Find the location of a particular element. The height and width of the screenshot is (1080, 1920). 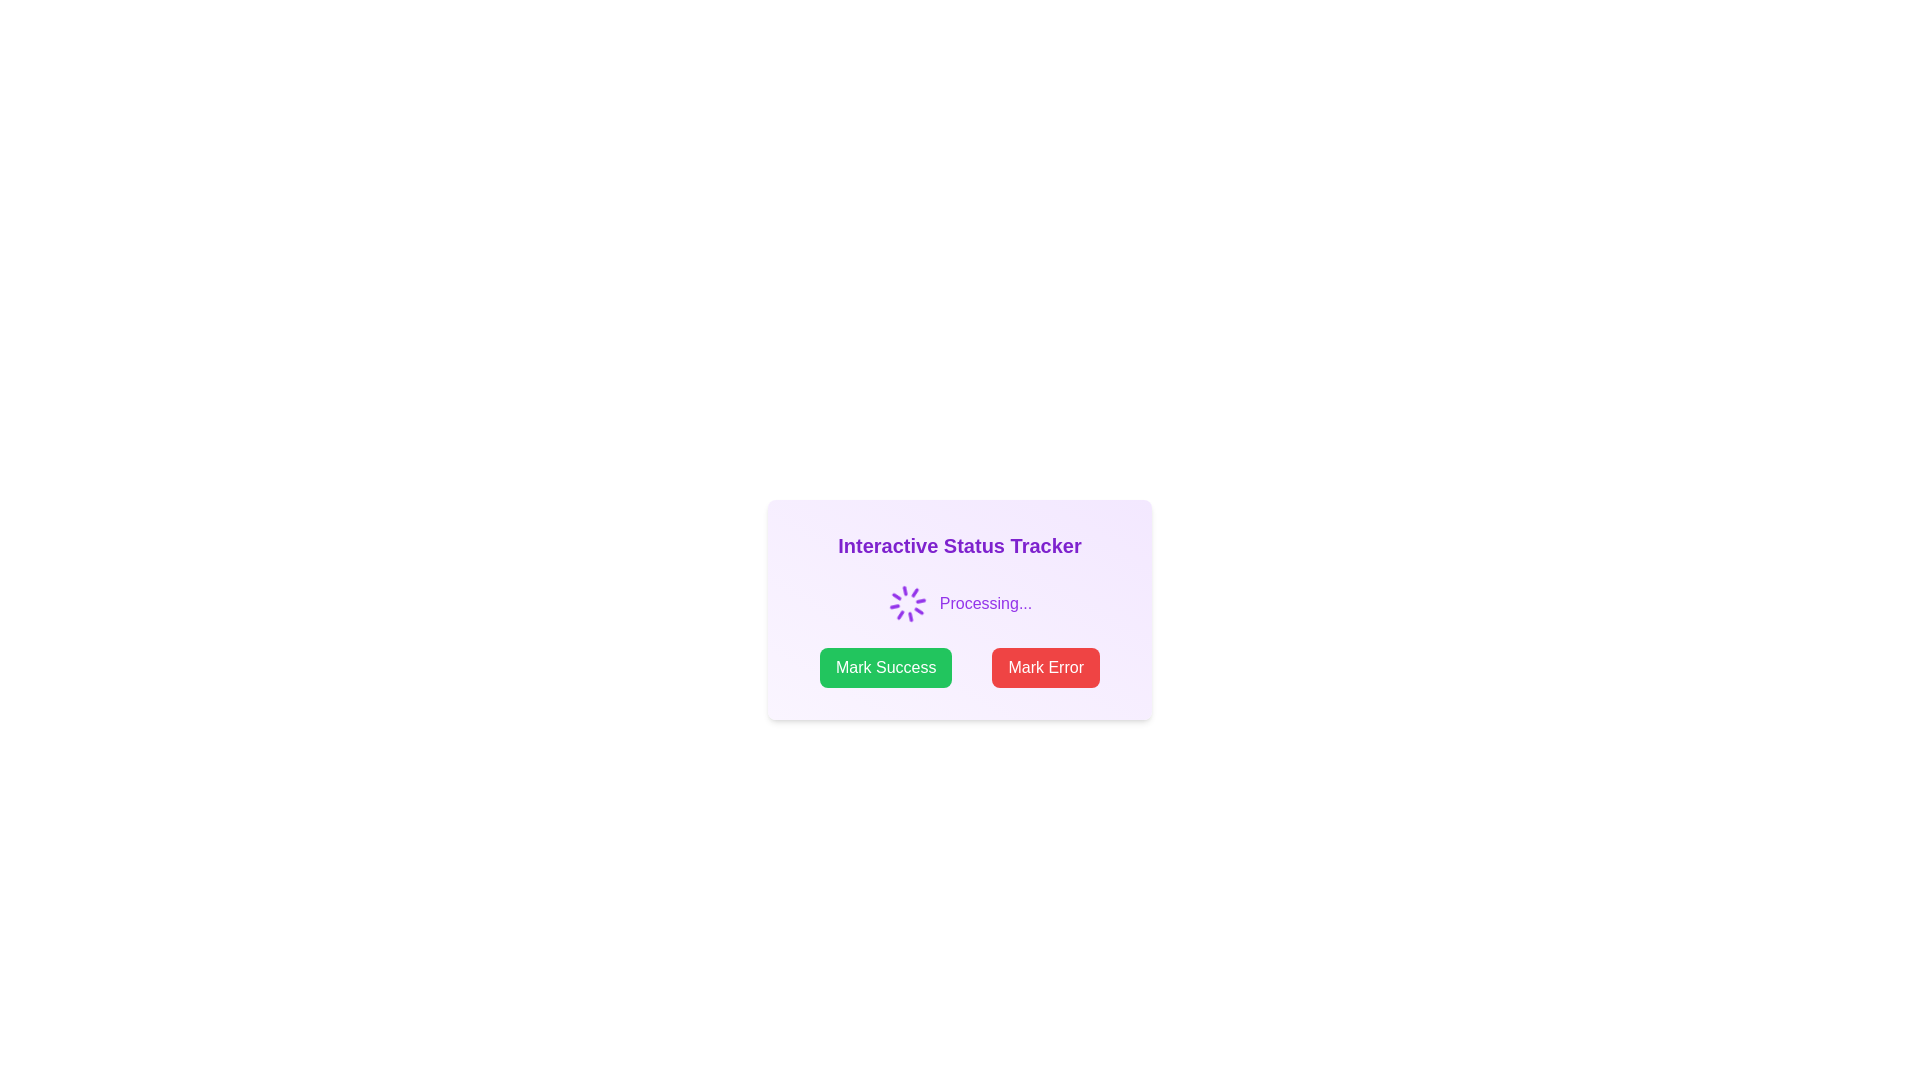

the static text label that serves as a status indicator, positioned to the right of a spinner icon in the bottom half of the interface is located at coordinates (985, 603).